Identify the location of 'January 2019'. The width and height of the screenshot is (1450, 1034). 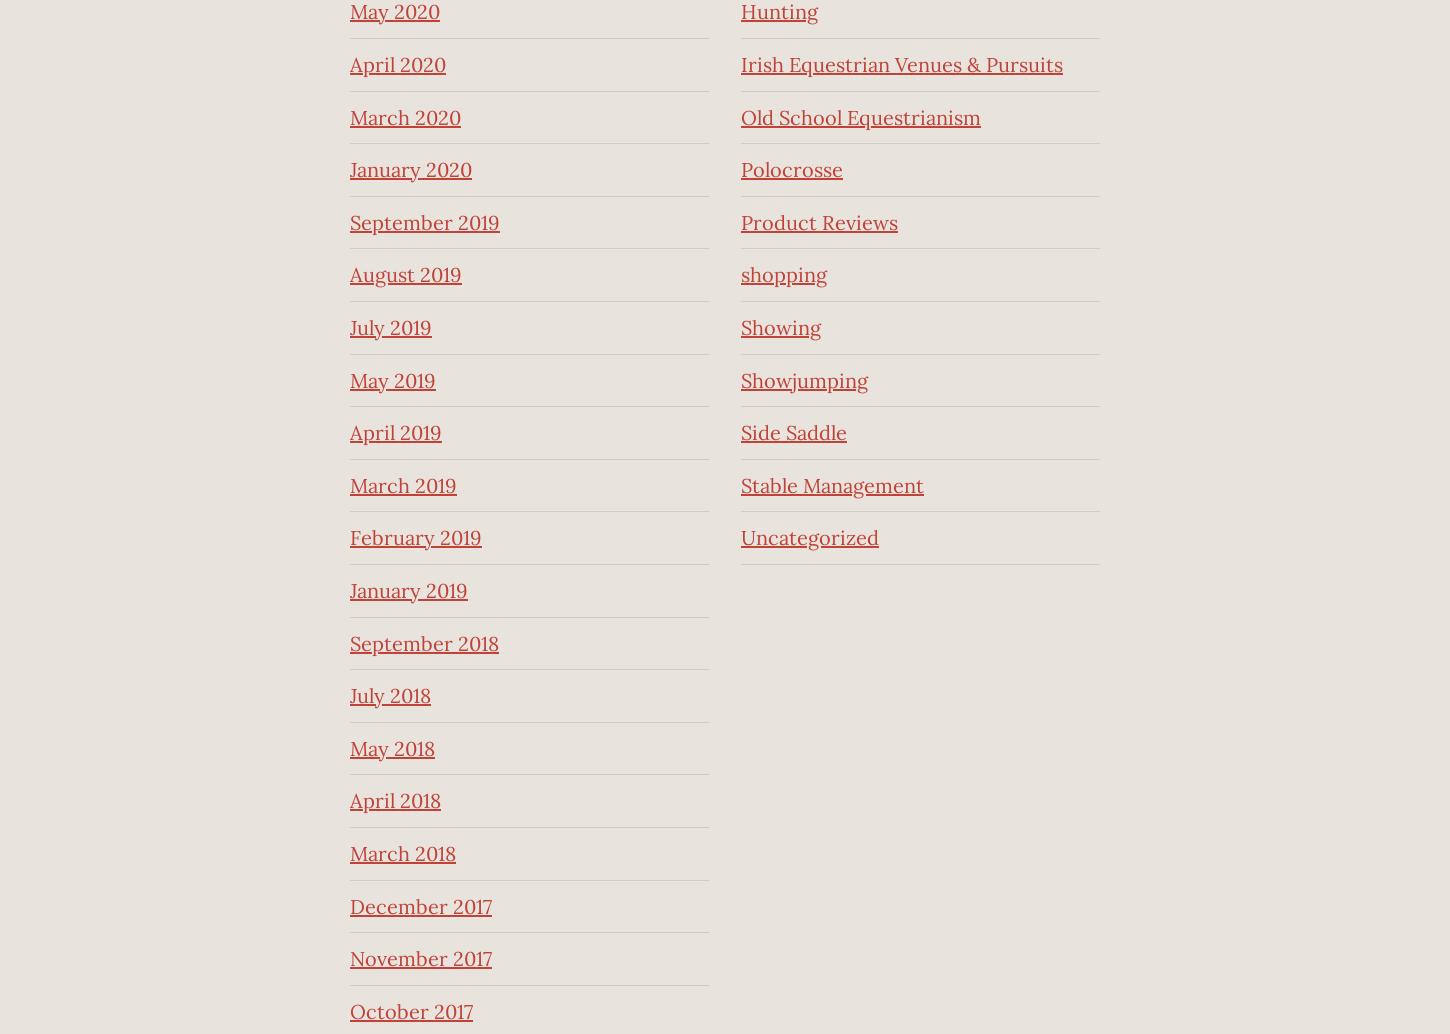
(408, 590).